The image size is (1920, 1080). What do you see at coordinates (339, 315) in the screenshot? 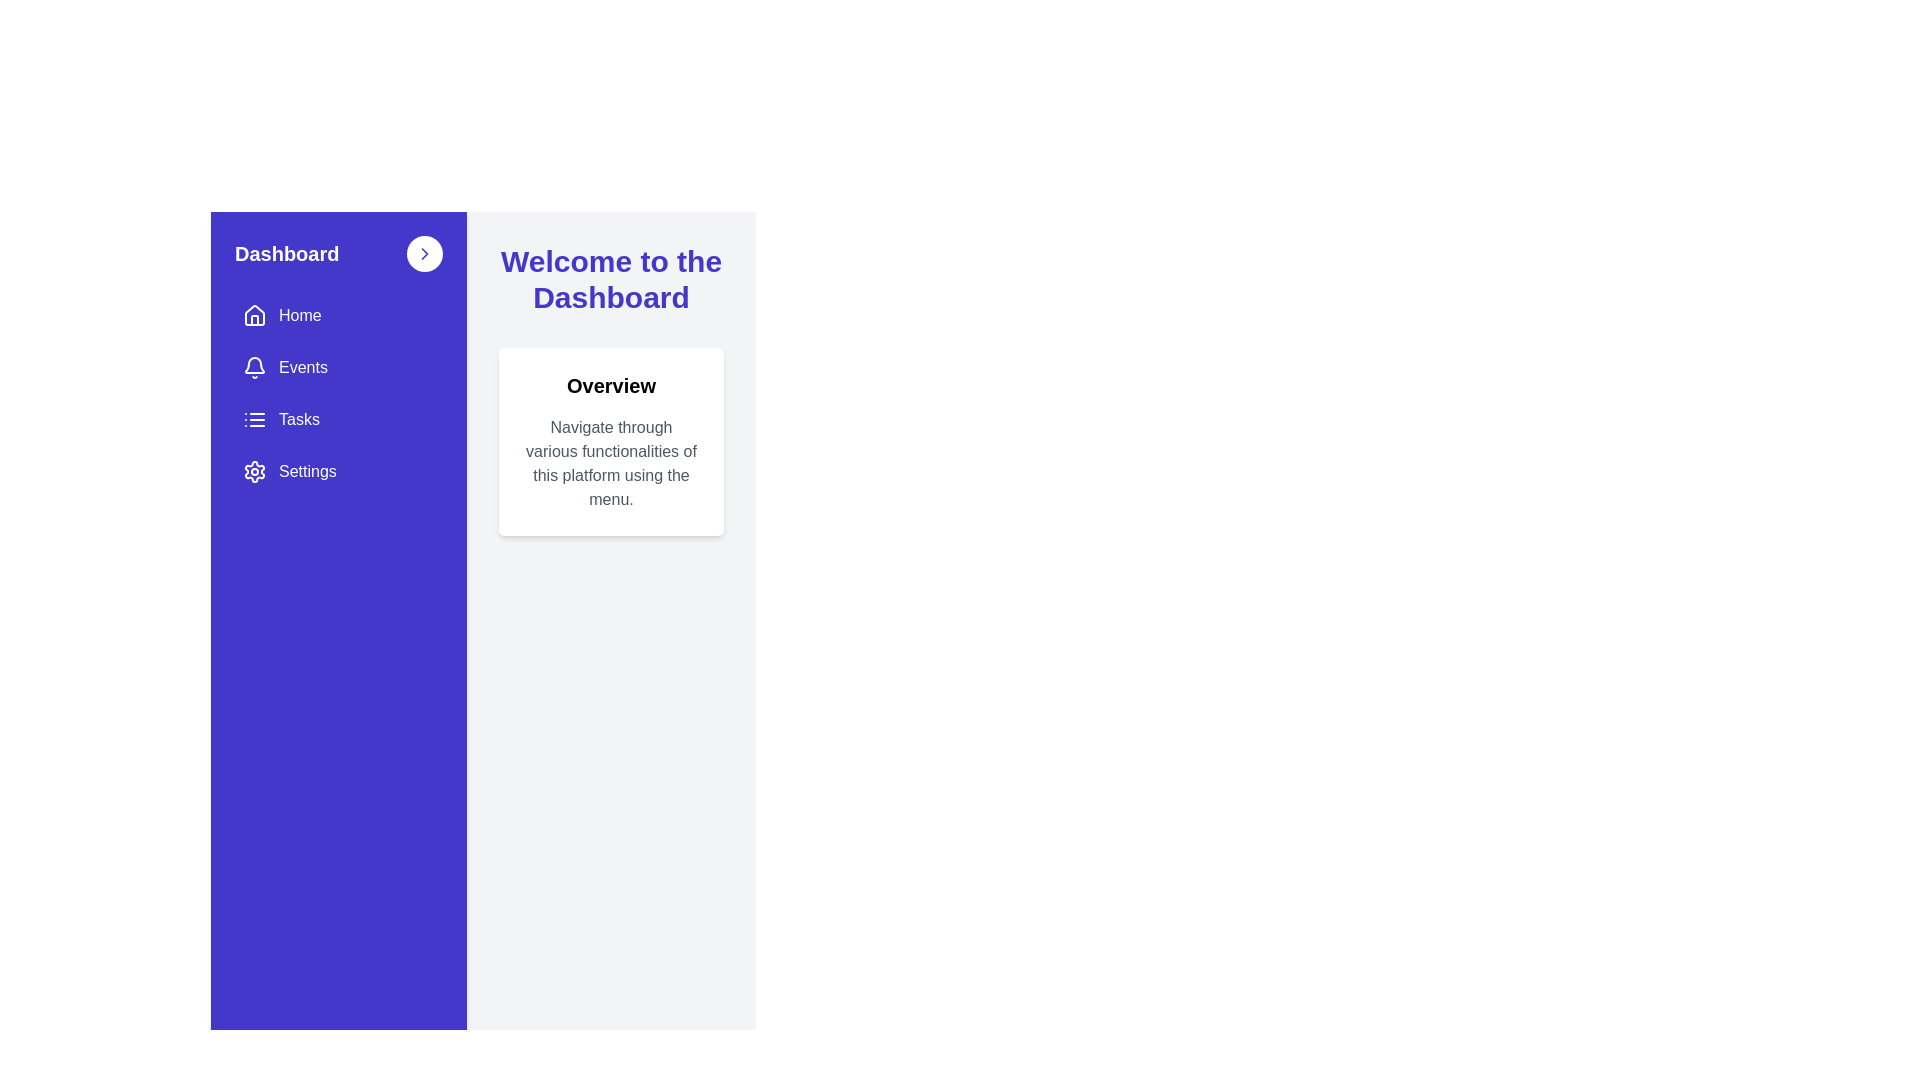
I see `the 'Home' button located in the vertical navigation menu on the left side of the dashboard` at bounding box center [339, 315].